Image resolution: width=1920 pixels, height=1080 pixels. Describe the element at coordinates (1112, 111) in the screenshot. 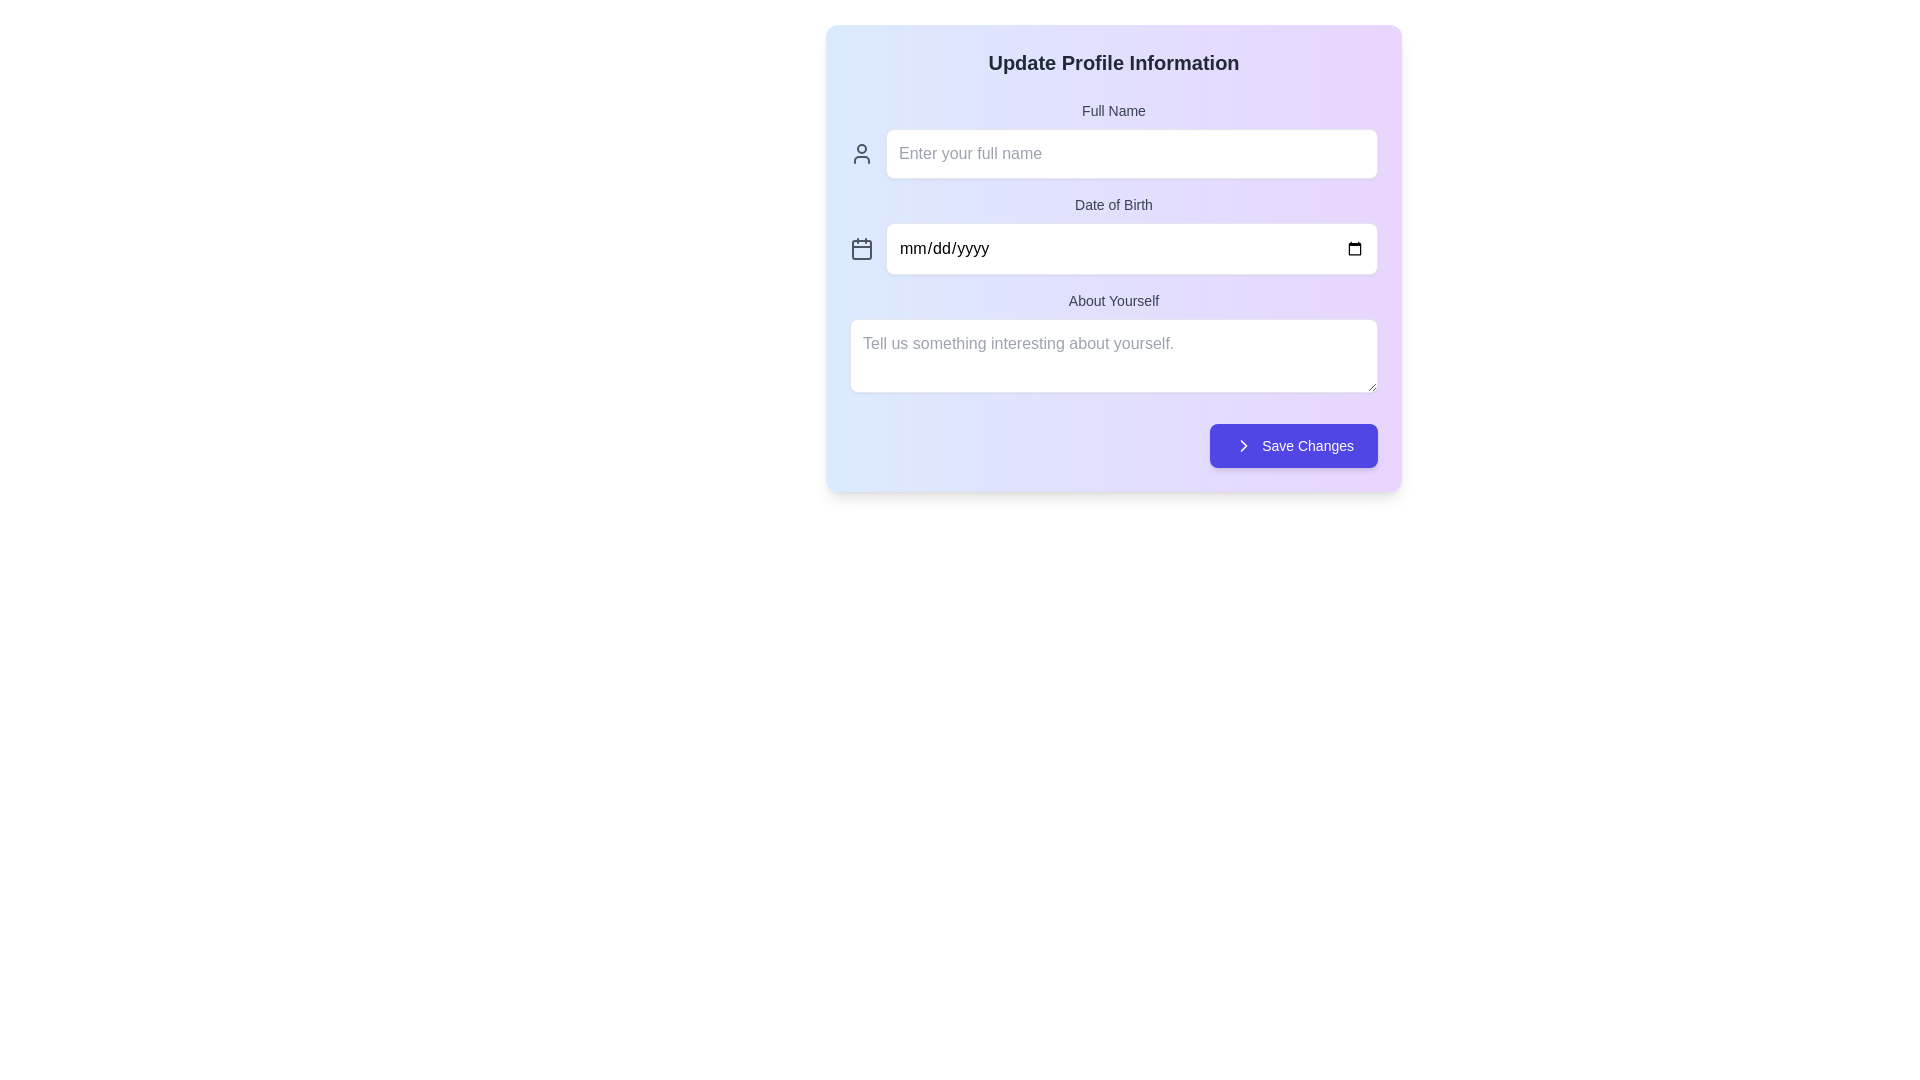

I see `the label indicating the input field for providing one's full name, located at the top of the form section` at that location.